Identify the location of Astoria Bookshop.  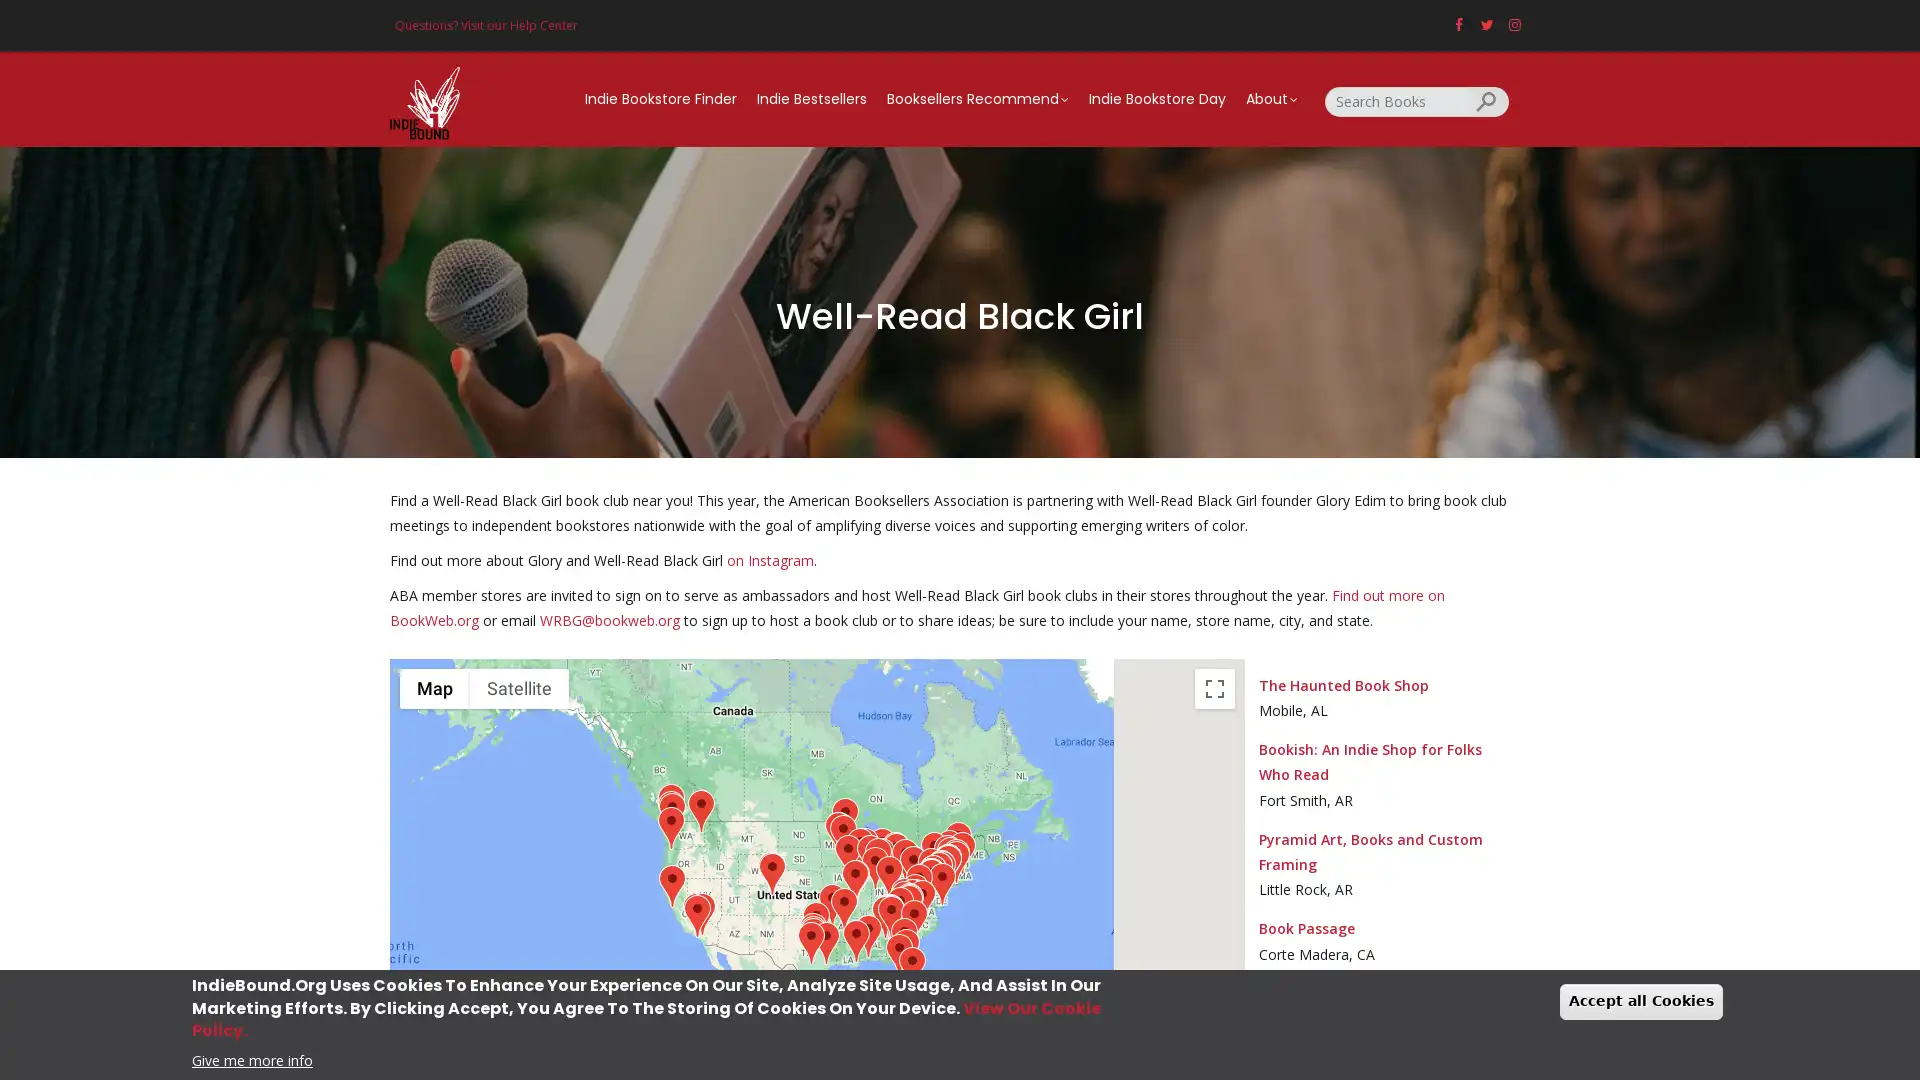
(946, 864).